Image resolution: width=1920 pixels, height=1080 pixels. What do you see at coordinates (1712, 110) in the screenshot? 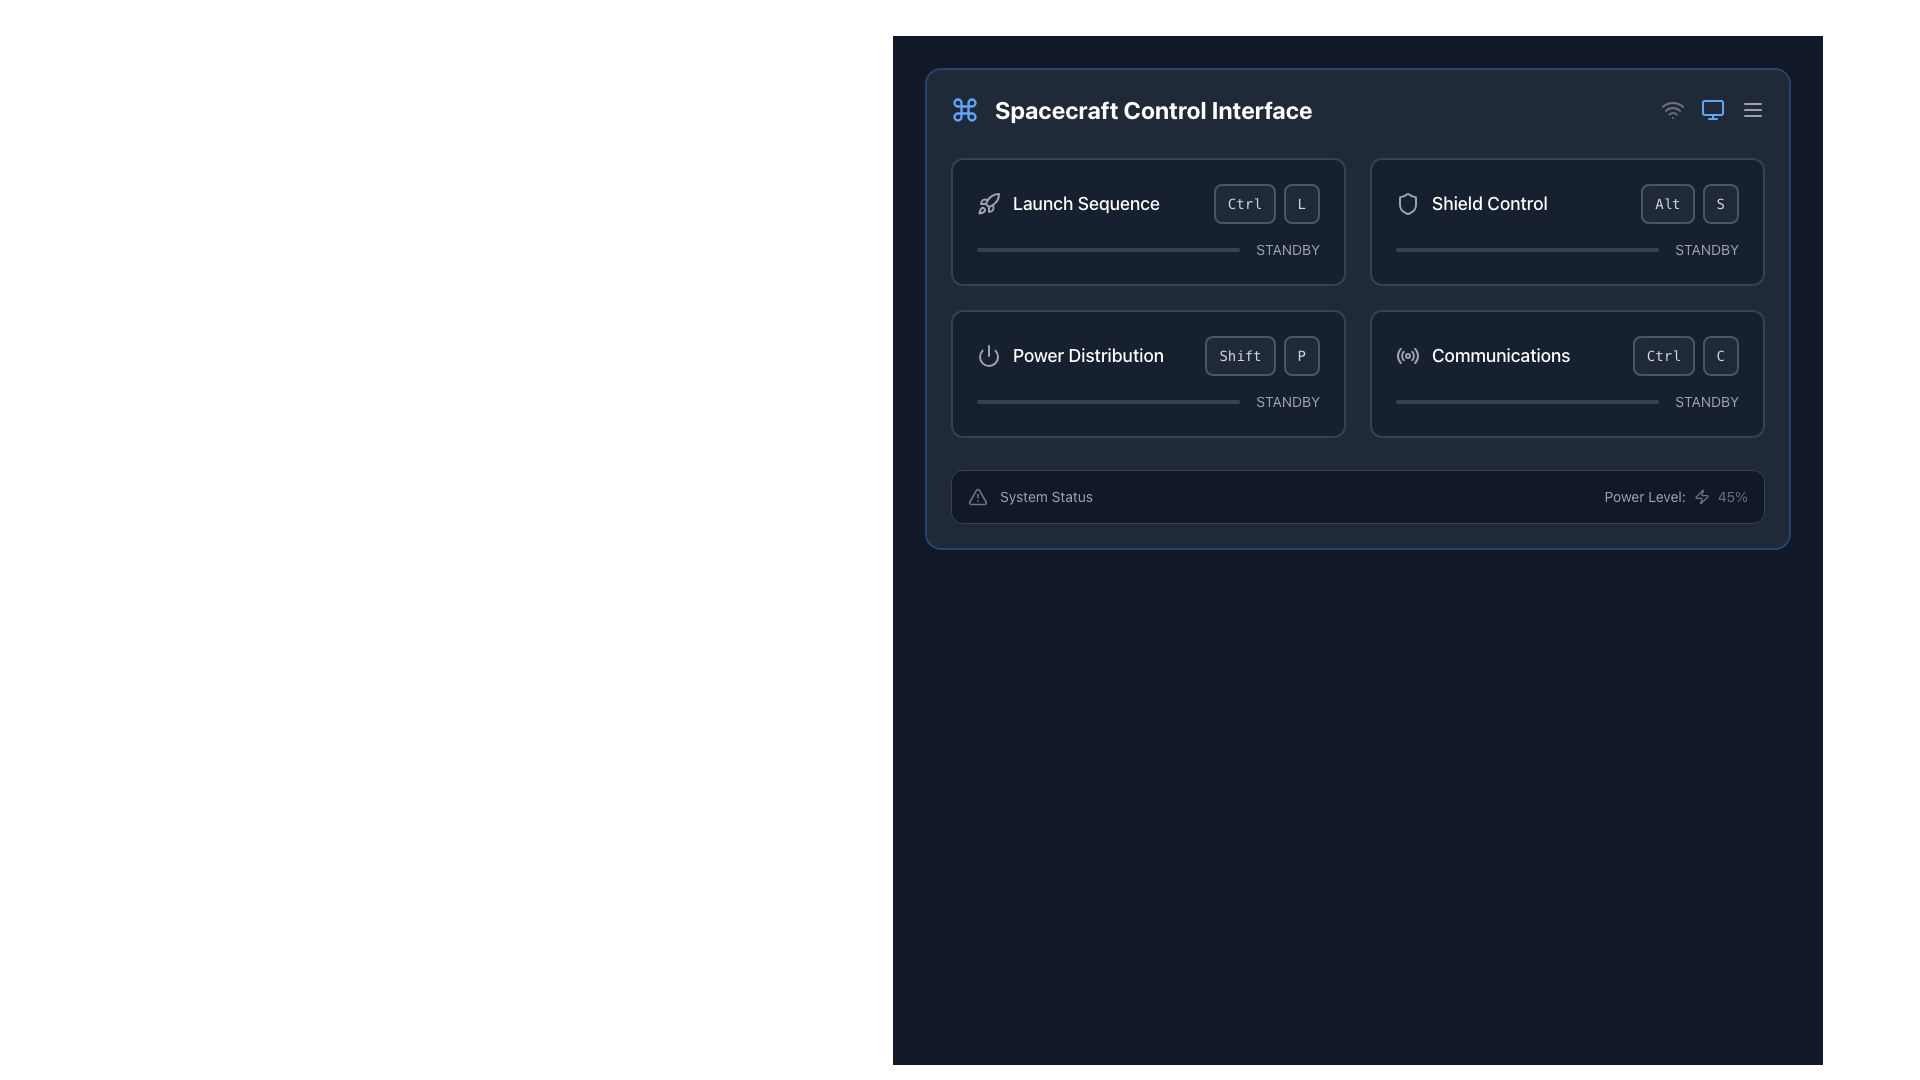
I see `the blue computer monitor icon located in the upper-right corner of the interface, positioned second in a row of three icons` at bounding box center [1712, 110].